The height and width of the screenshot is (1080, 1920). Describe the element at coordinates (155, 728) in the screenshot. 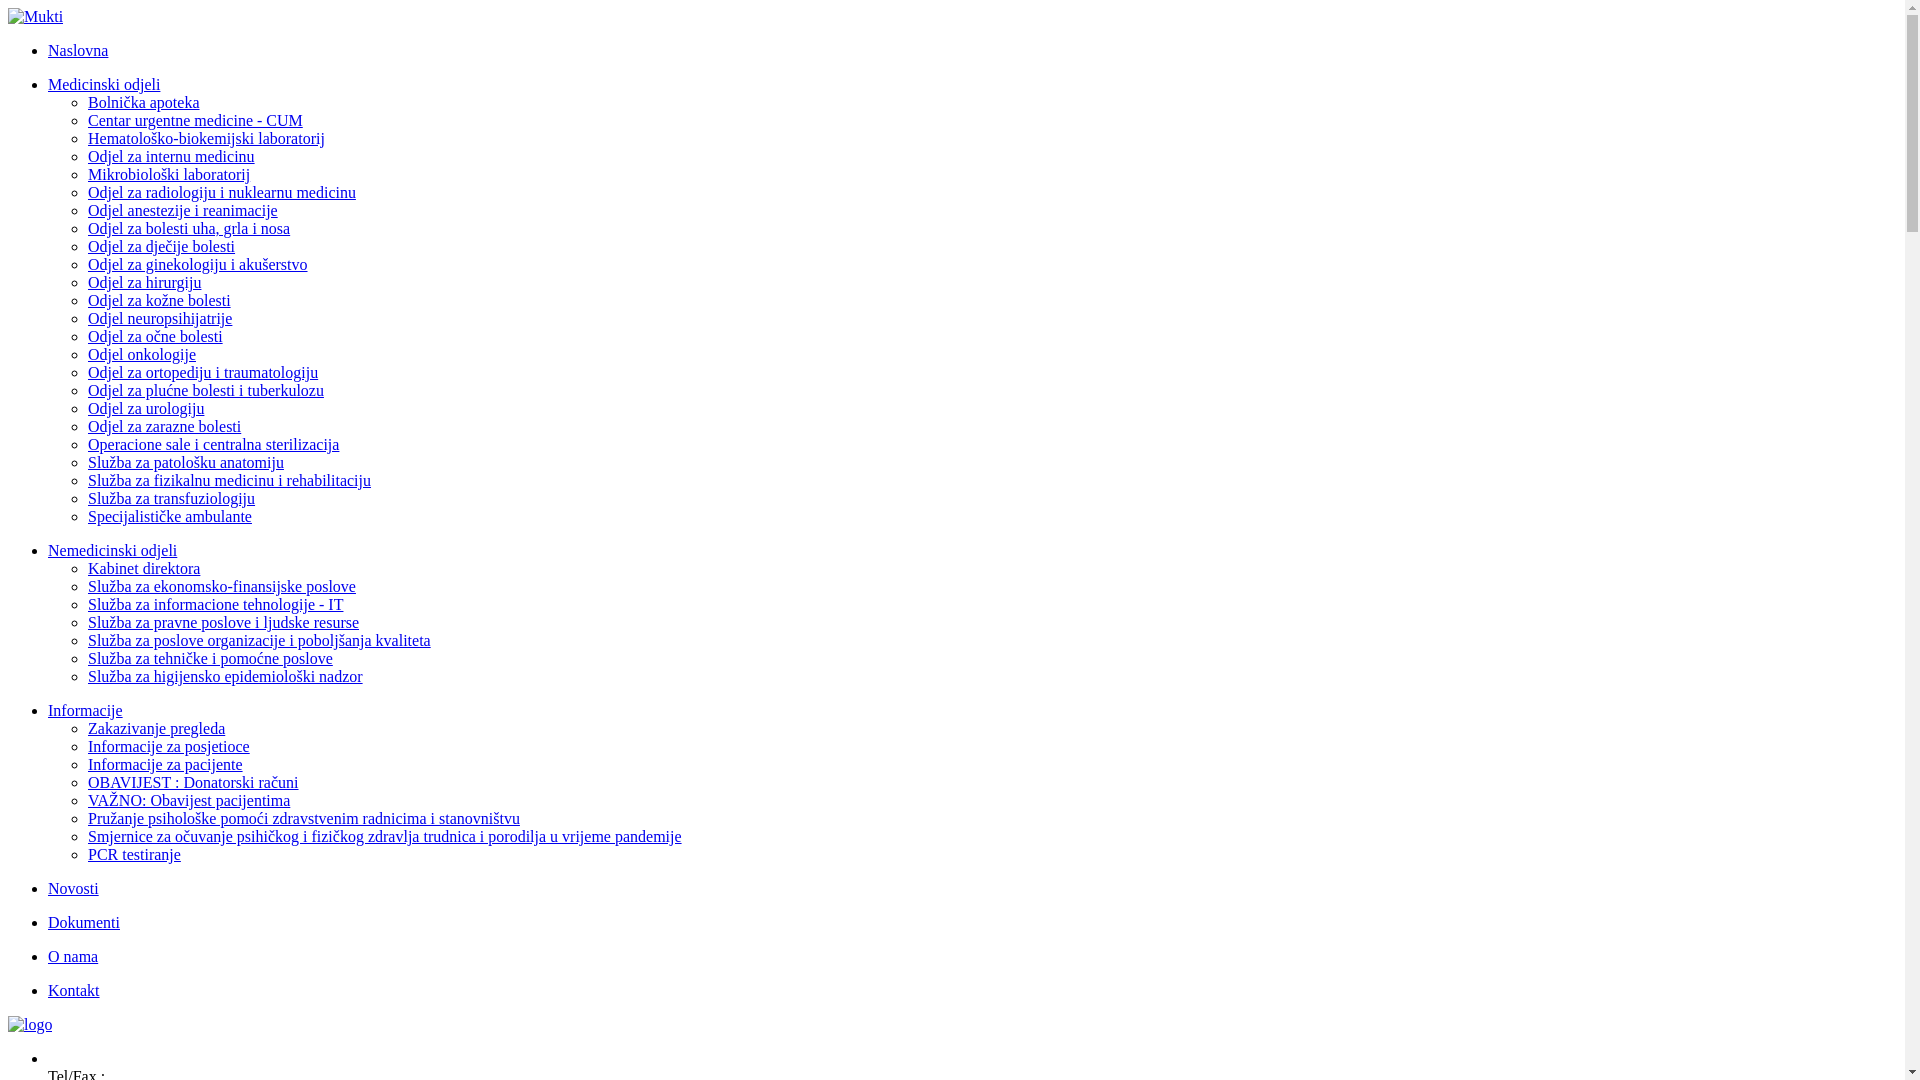

I see `'Zakazivanje pregleda'` at that location.